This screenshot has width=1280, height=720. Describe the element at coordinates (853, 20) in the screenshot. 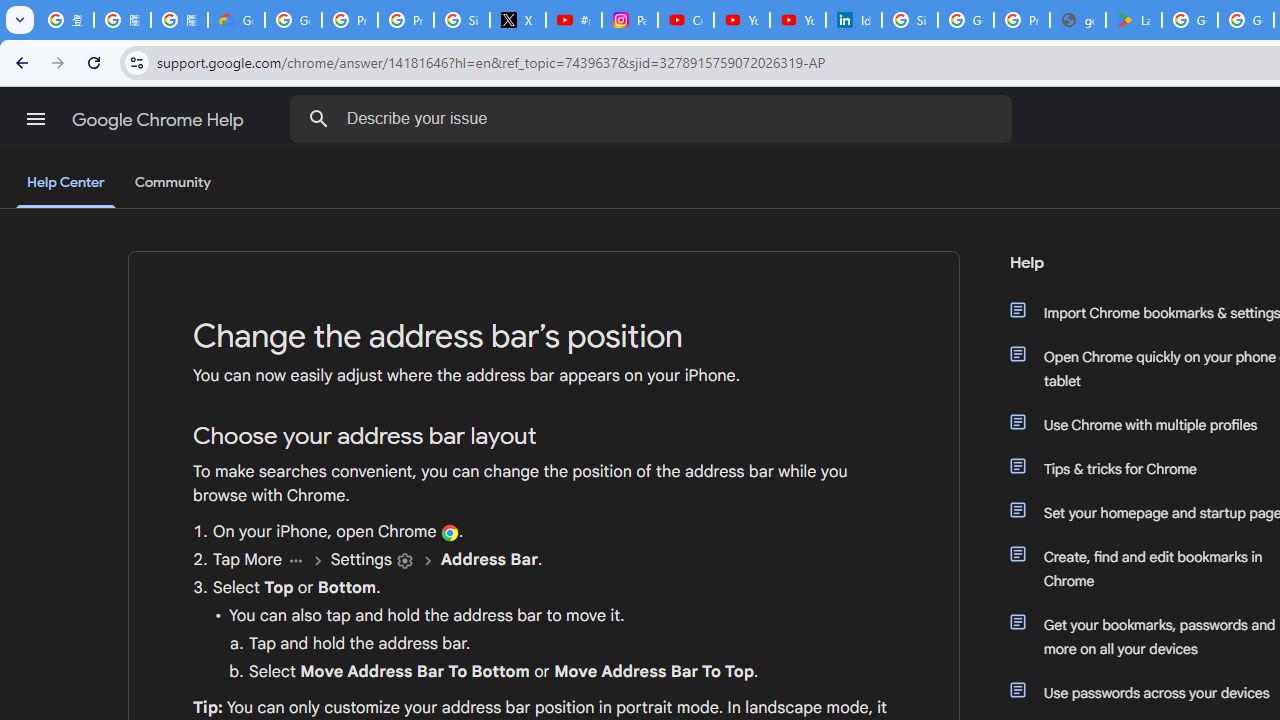

I see `'Identity verification via Persona | LinkedIn Help'` at that location.